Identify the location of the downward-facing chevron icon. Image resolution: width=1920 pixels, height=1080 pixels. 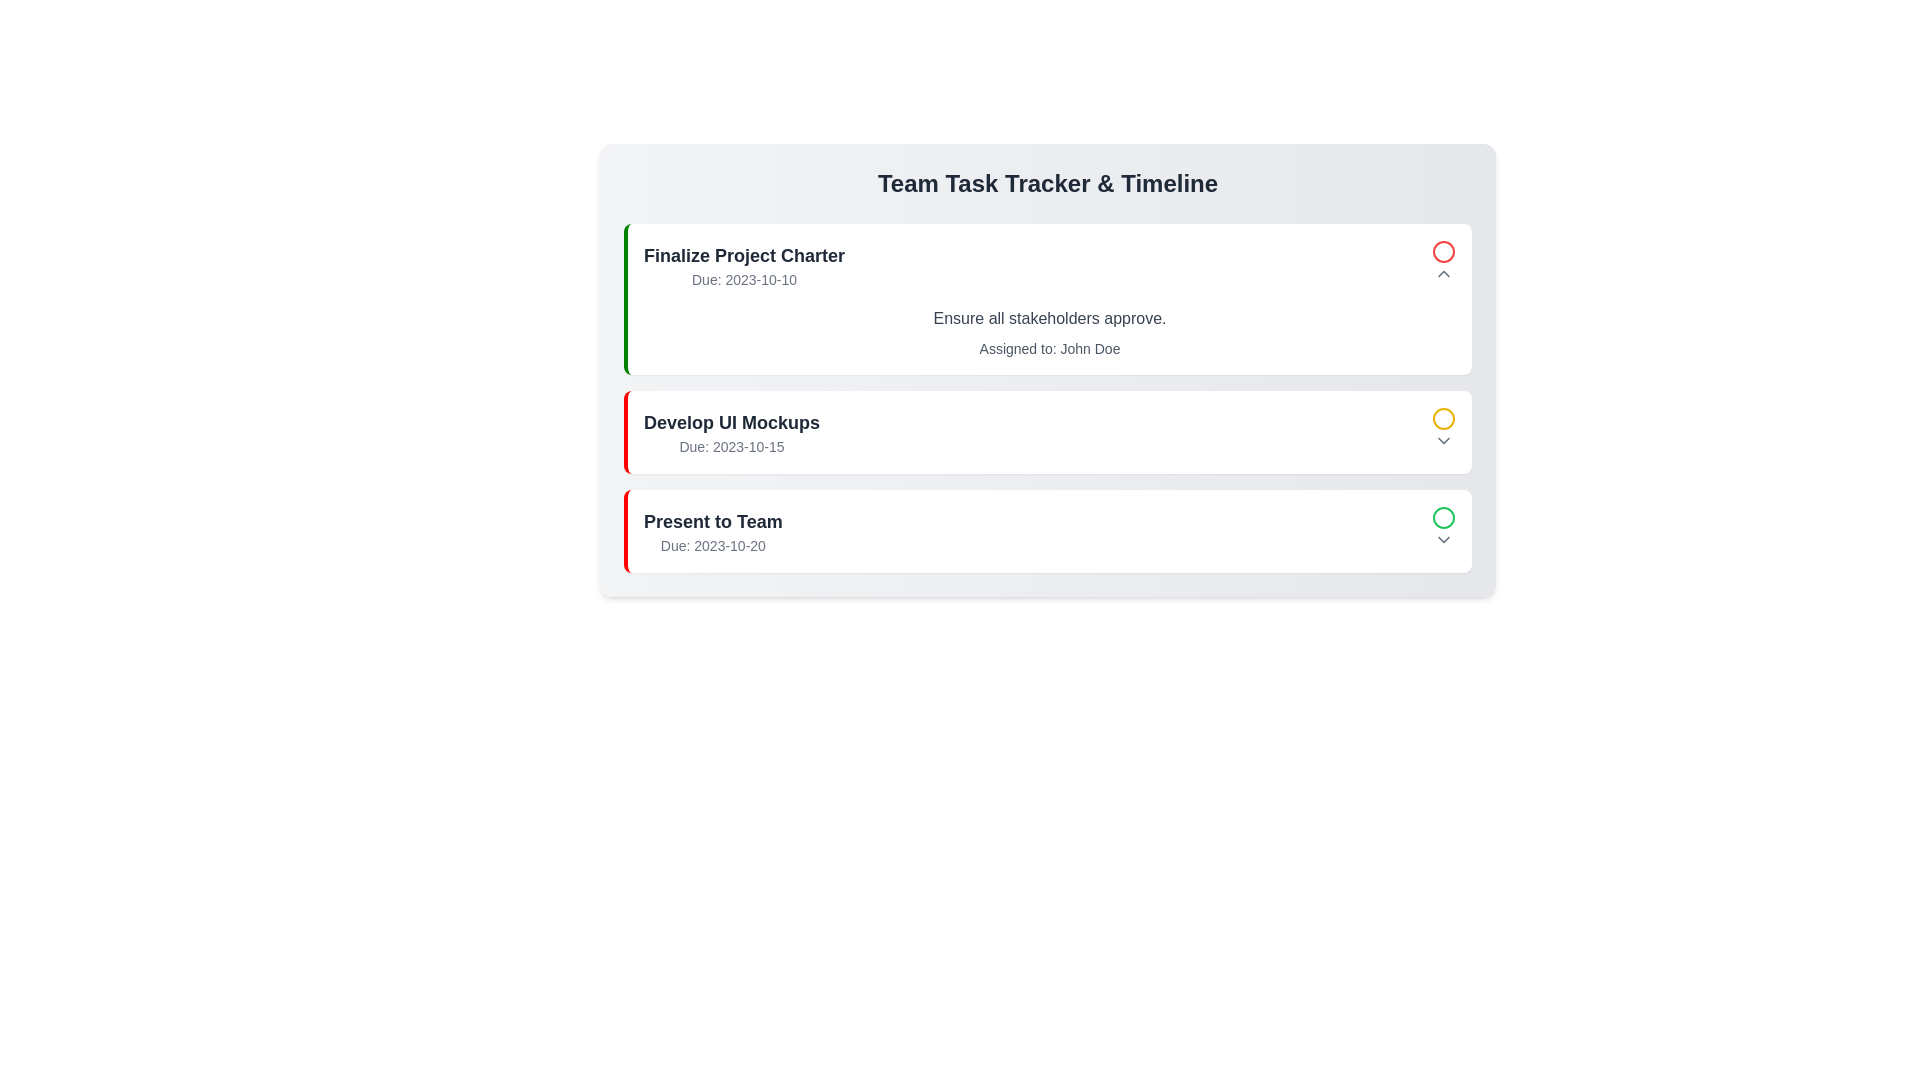
(1444, 439).